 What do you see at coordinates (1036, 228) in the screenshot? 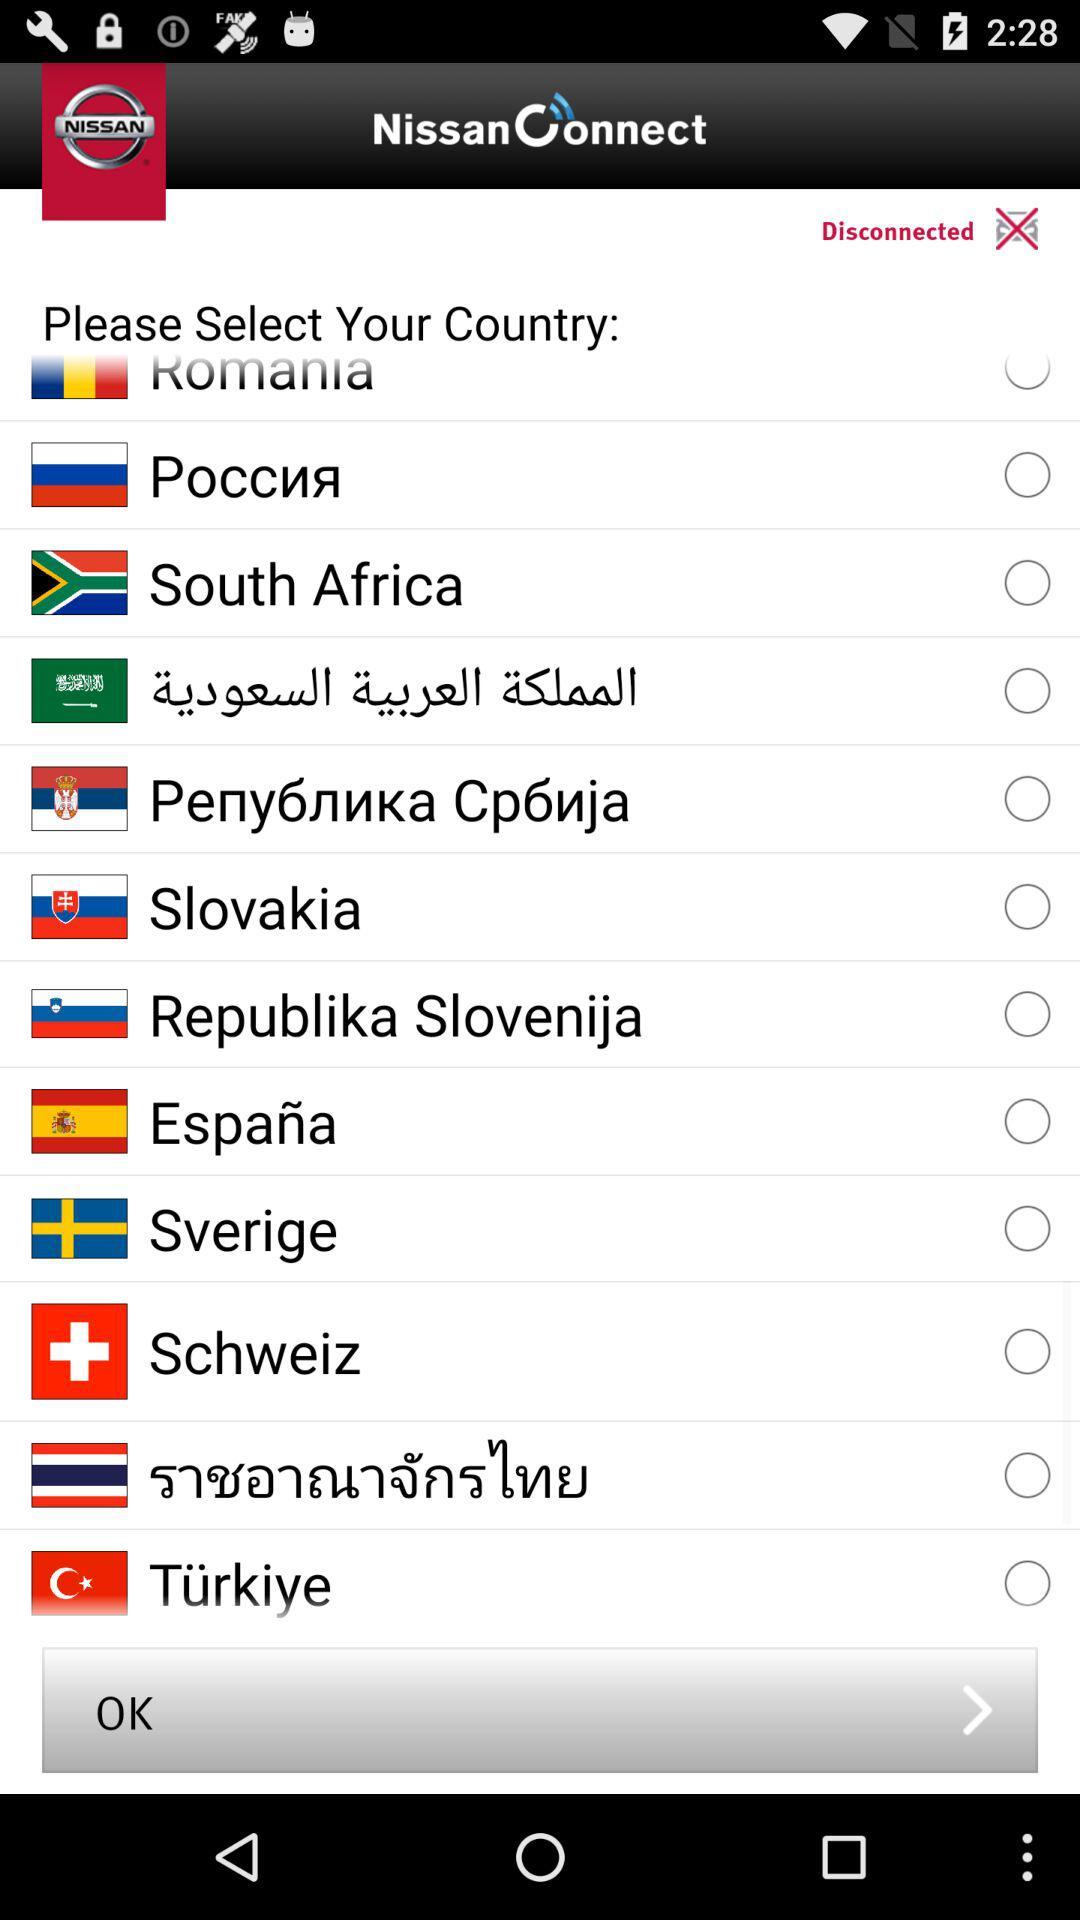
I see `connect option` at bounding box center [1036, 228].